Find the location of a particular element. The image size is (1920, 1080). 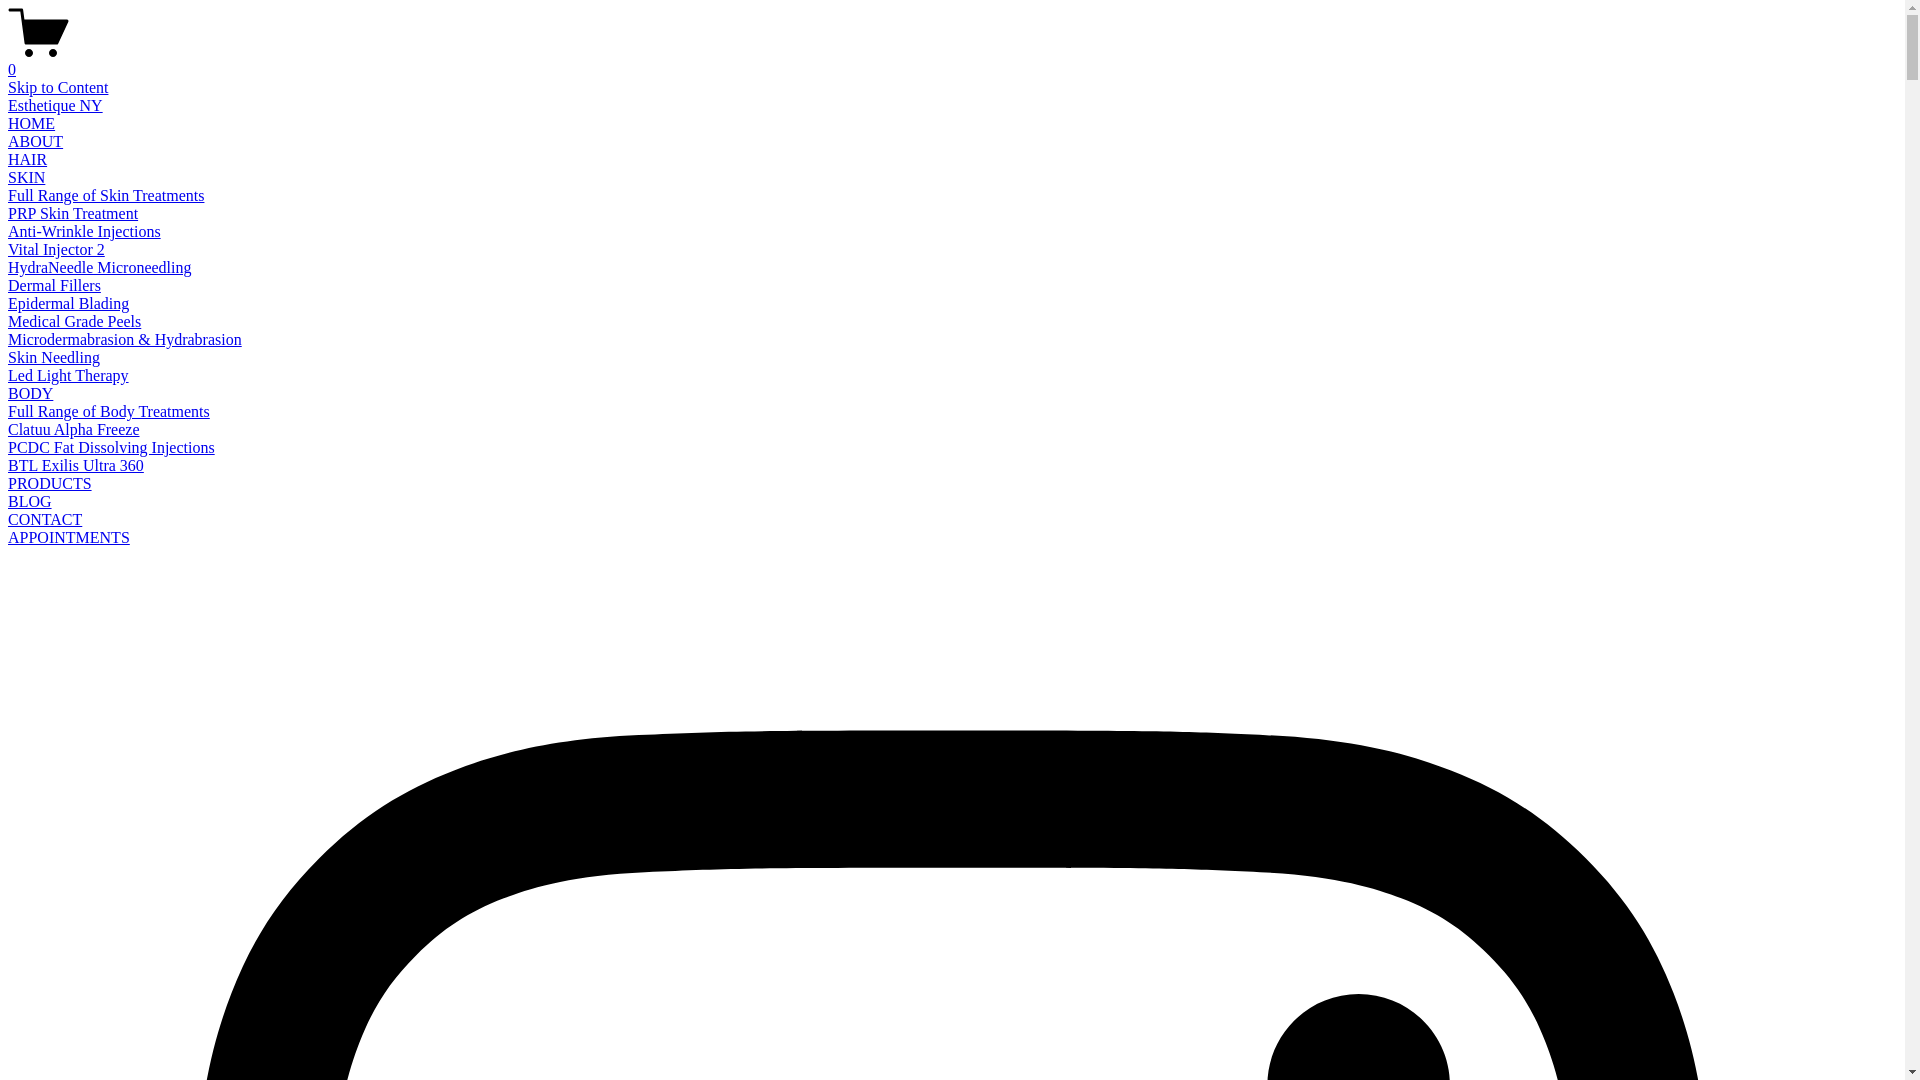

'Anti-Wrinkle Injections' is located at coordinates (83, 230).